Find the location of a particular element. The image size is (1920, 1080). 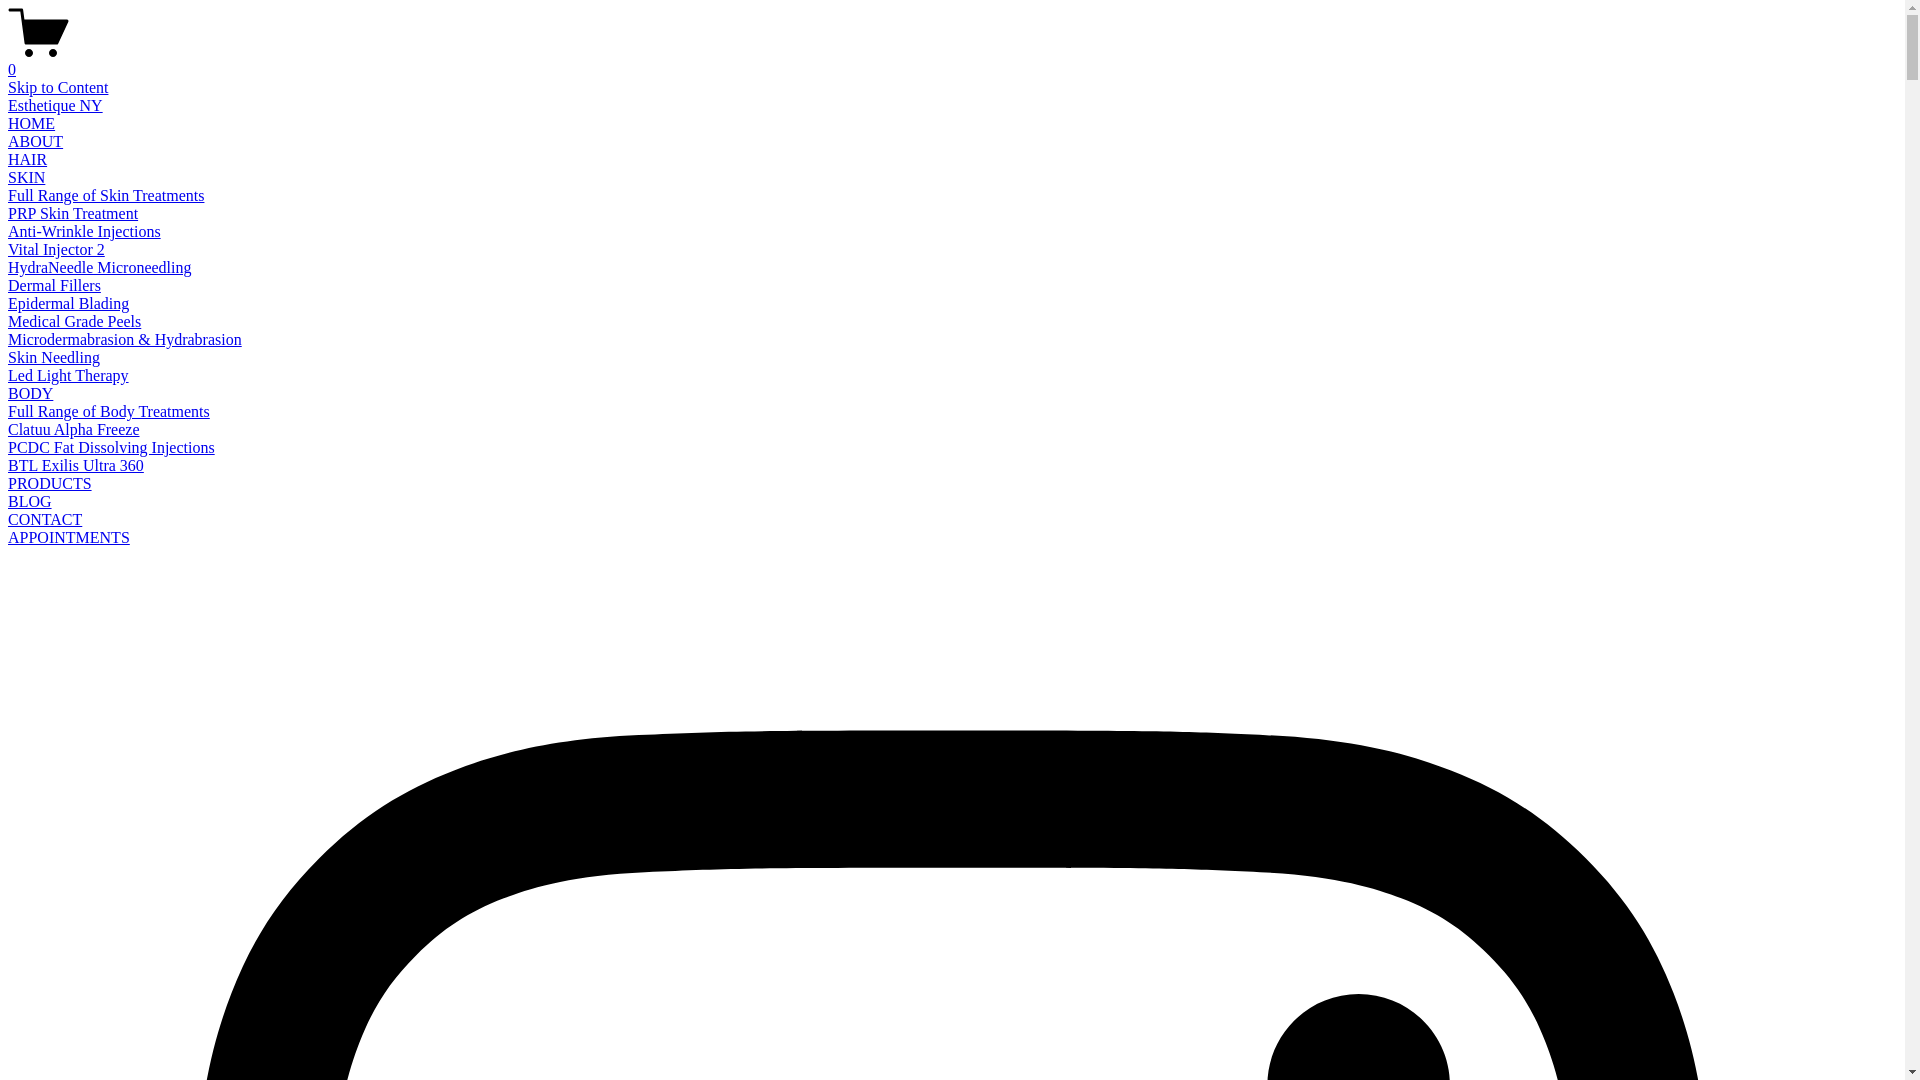

'Anti-Wrinkle Injections' is located at coordinates (83, 230).